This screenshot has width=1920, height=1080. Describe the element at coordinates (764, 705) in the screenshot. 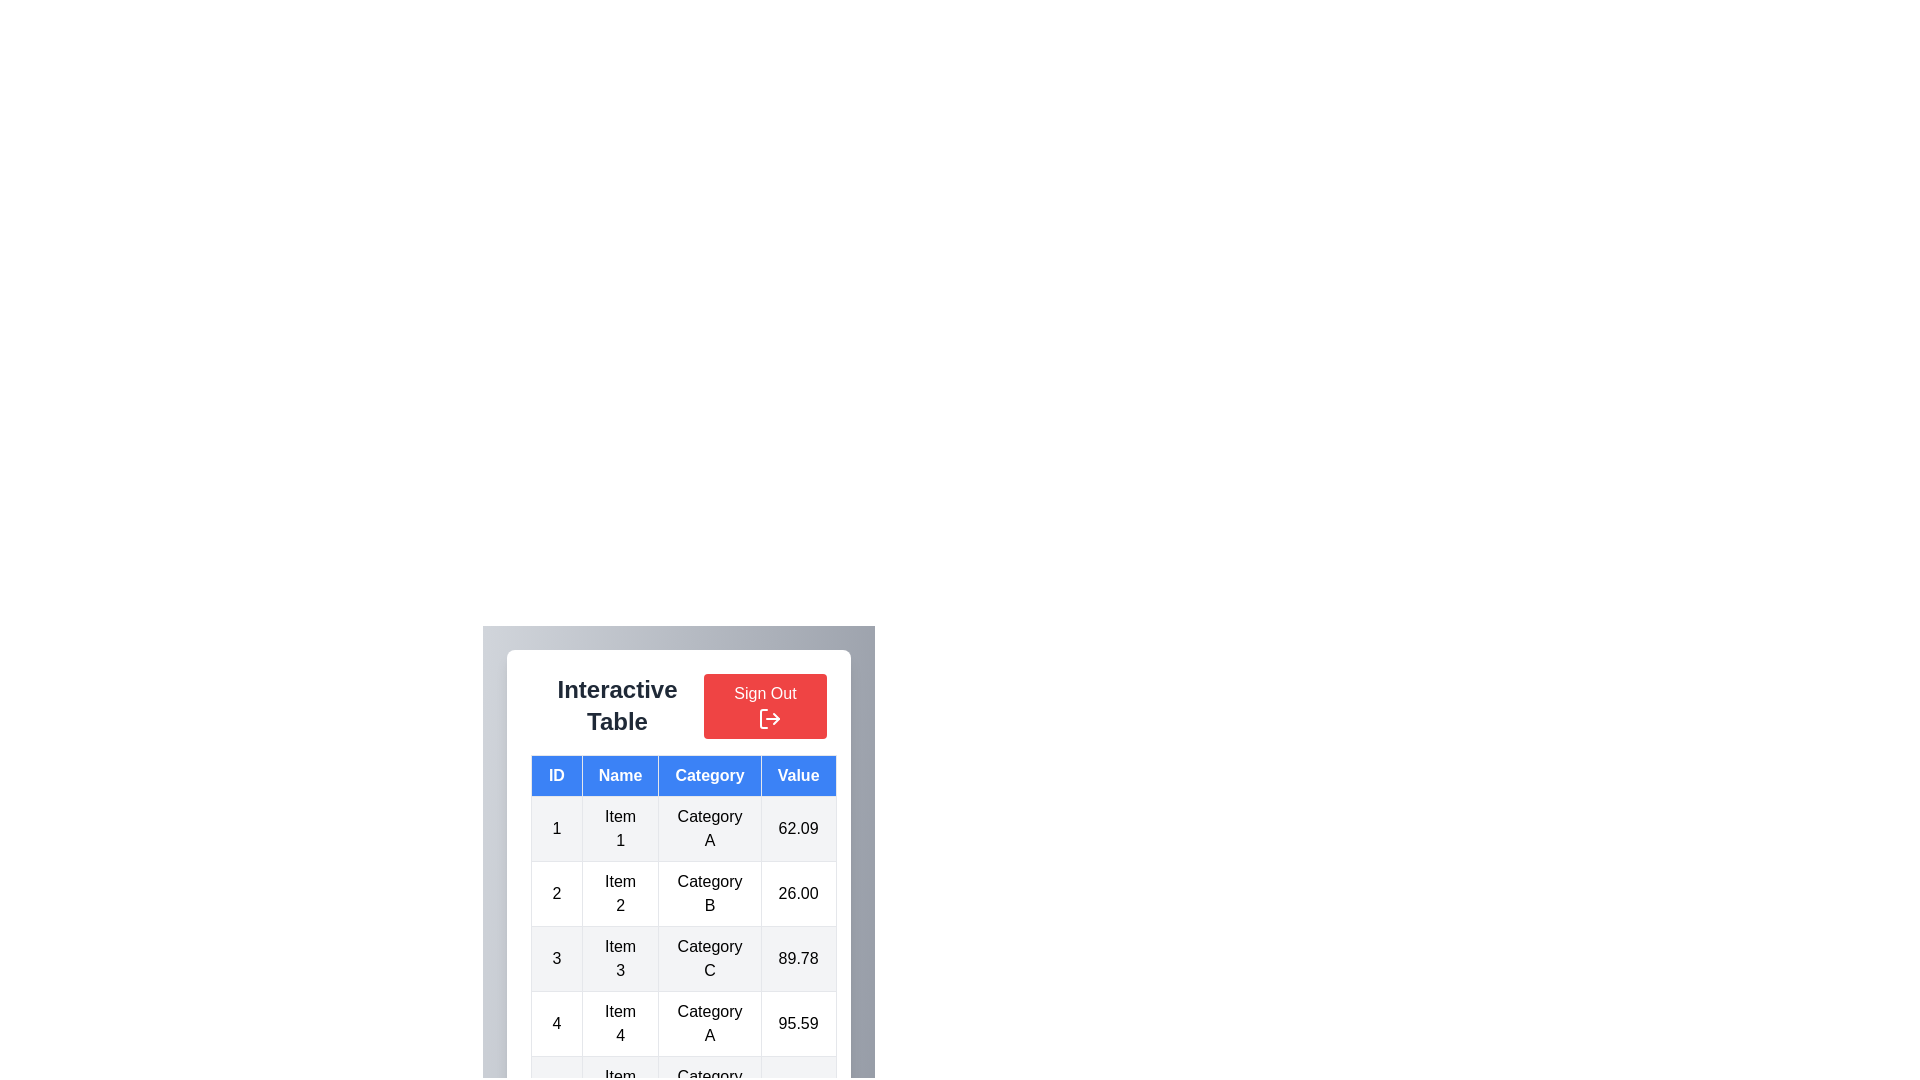

I see `the 'Sign Out' button to observe its hover effect` at that location.